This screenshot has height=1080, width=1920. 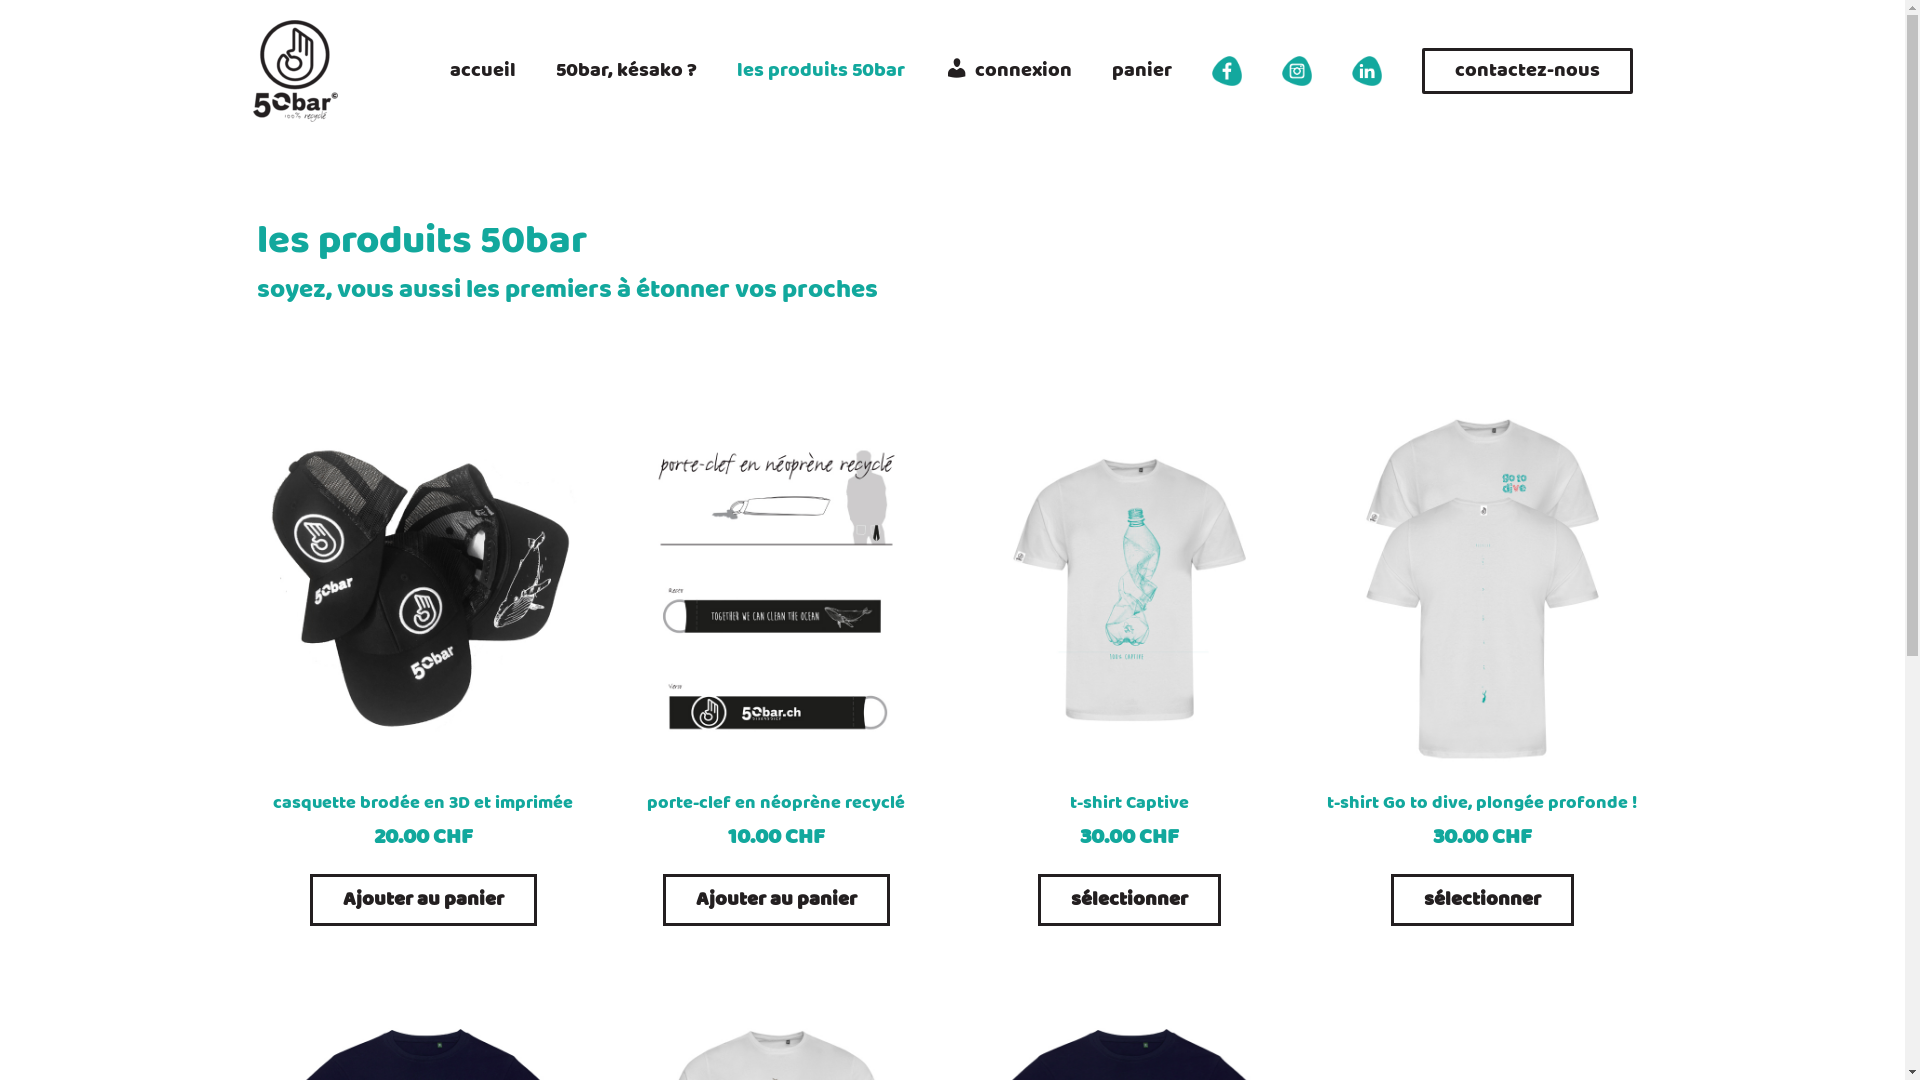 I want to click on 'panier', so click(x=1090, y=69).